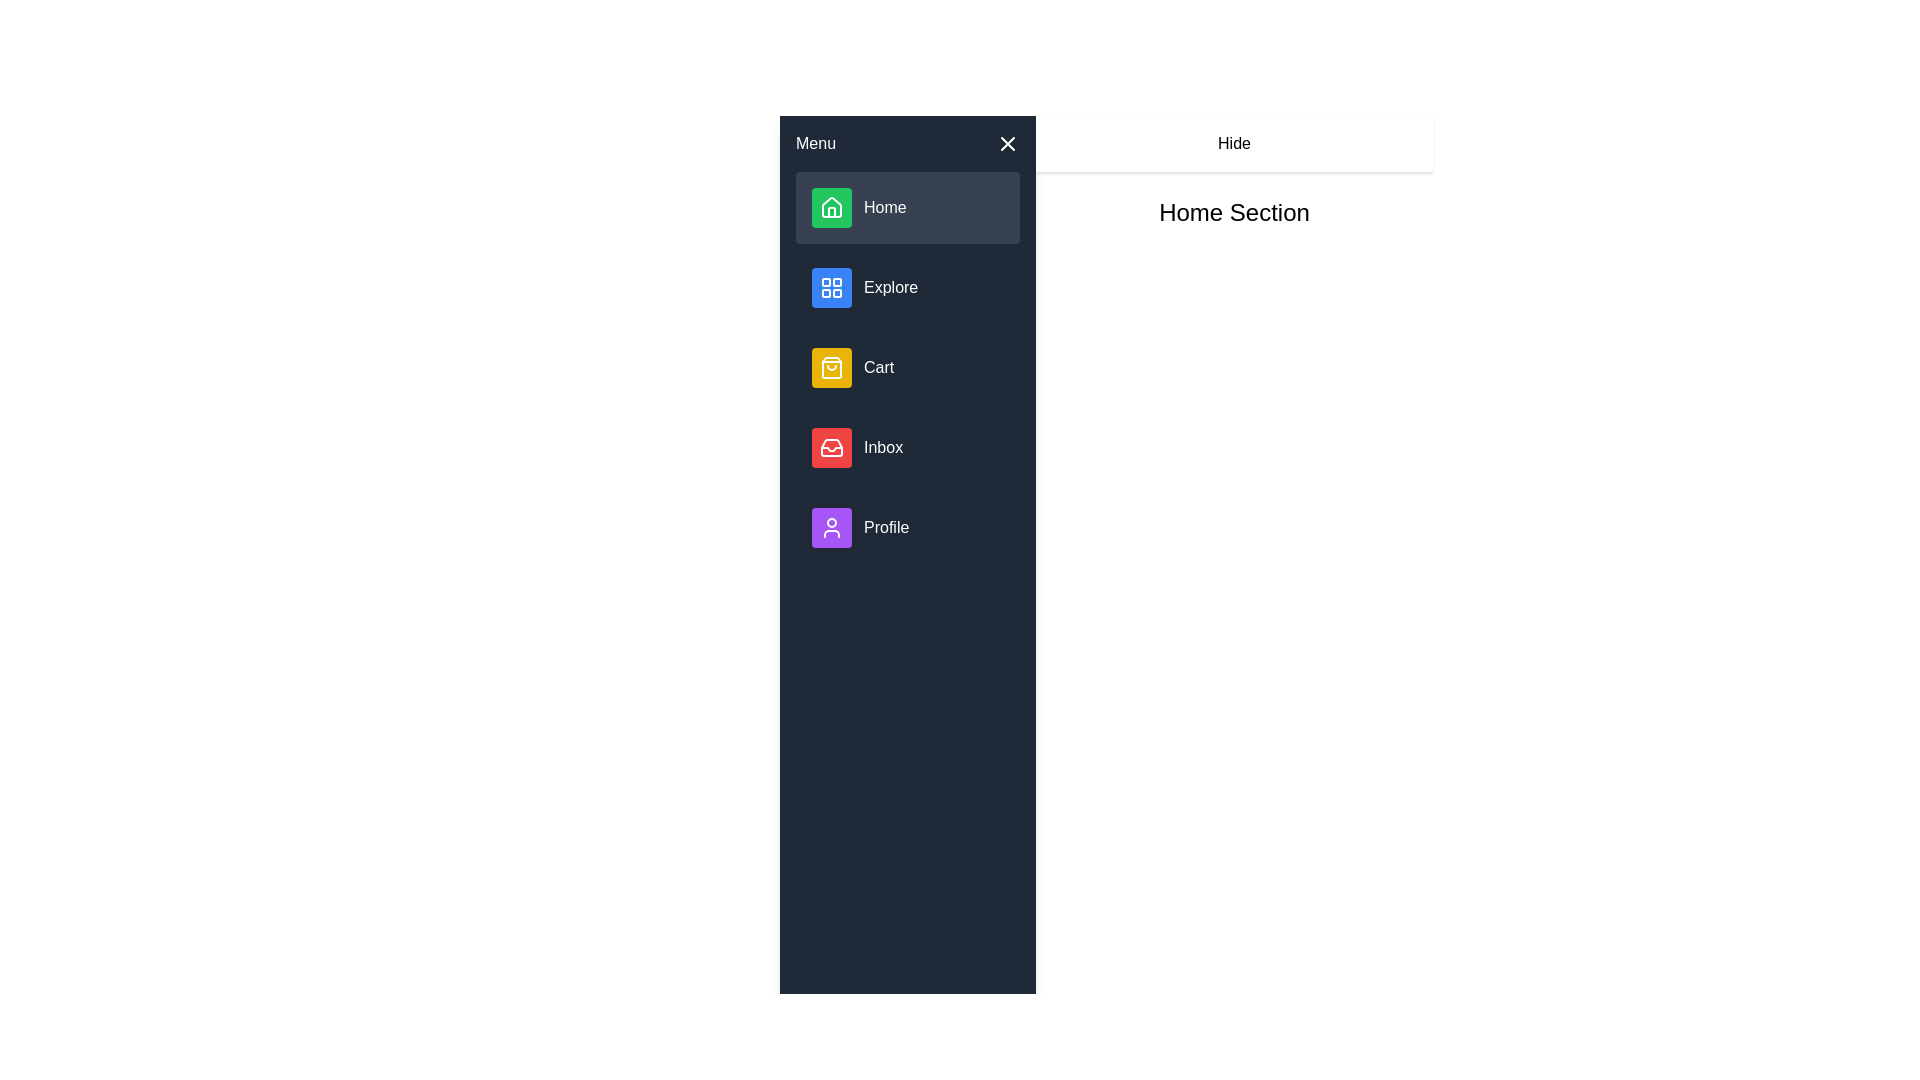  Describe the element at coordinates (831, 446) in the screenshot. I see `the 'Inbox' icon located in the sidebar menu, which is the fourth item in the navigation list` at that location.